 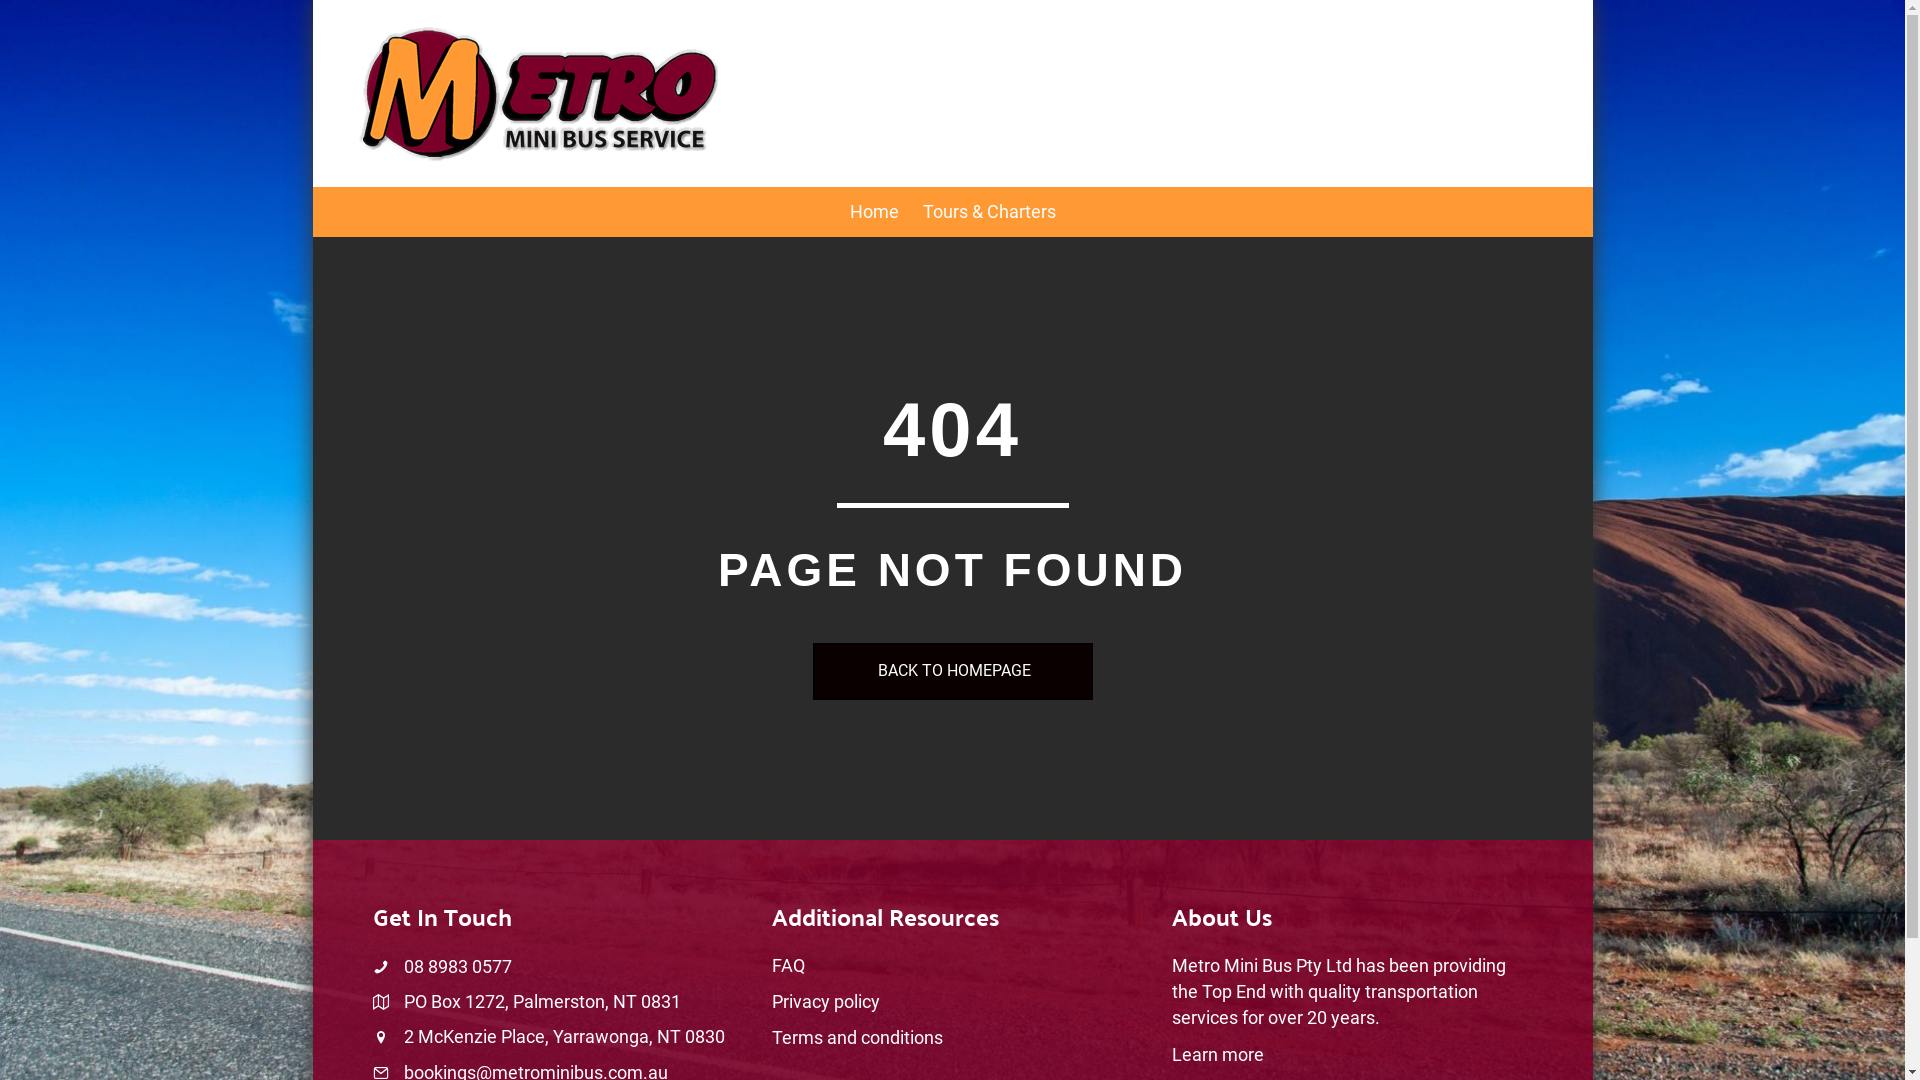 I want to click on 'logo-metro', so click(x=538, y=93).